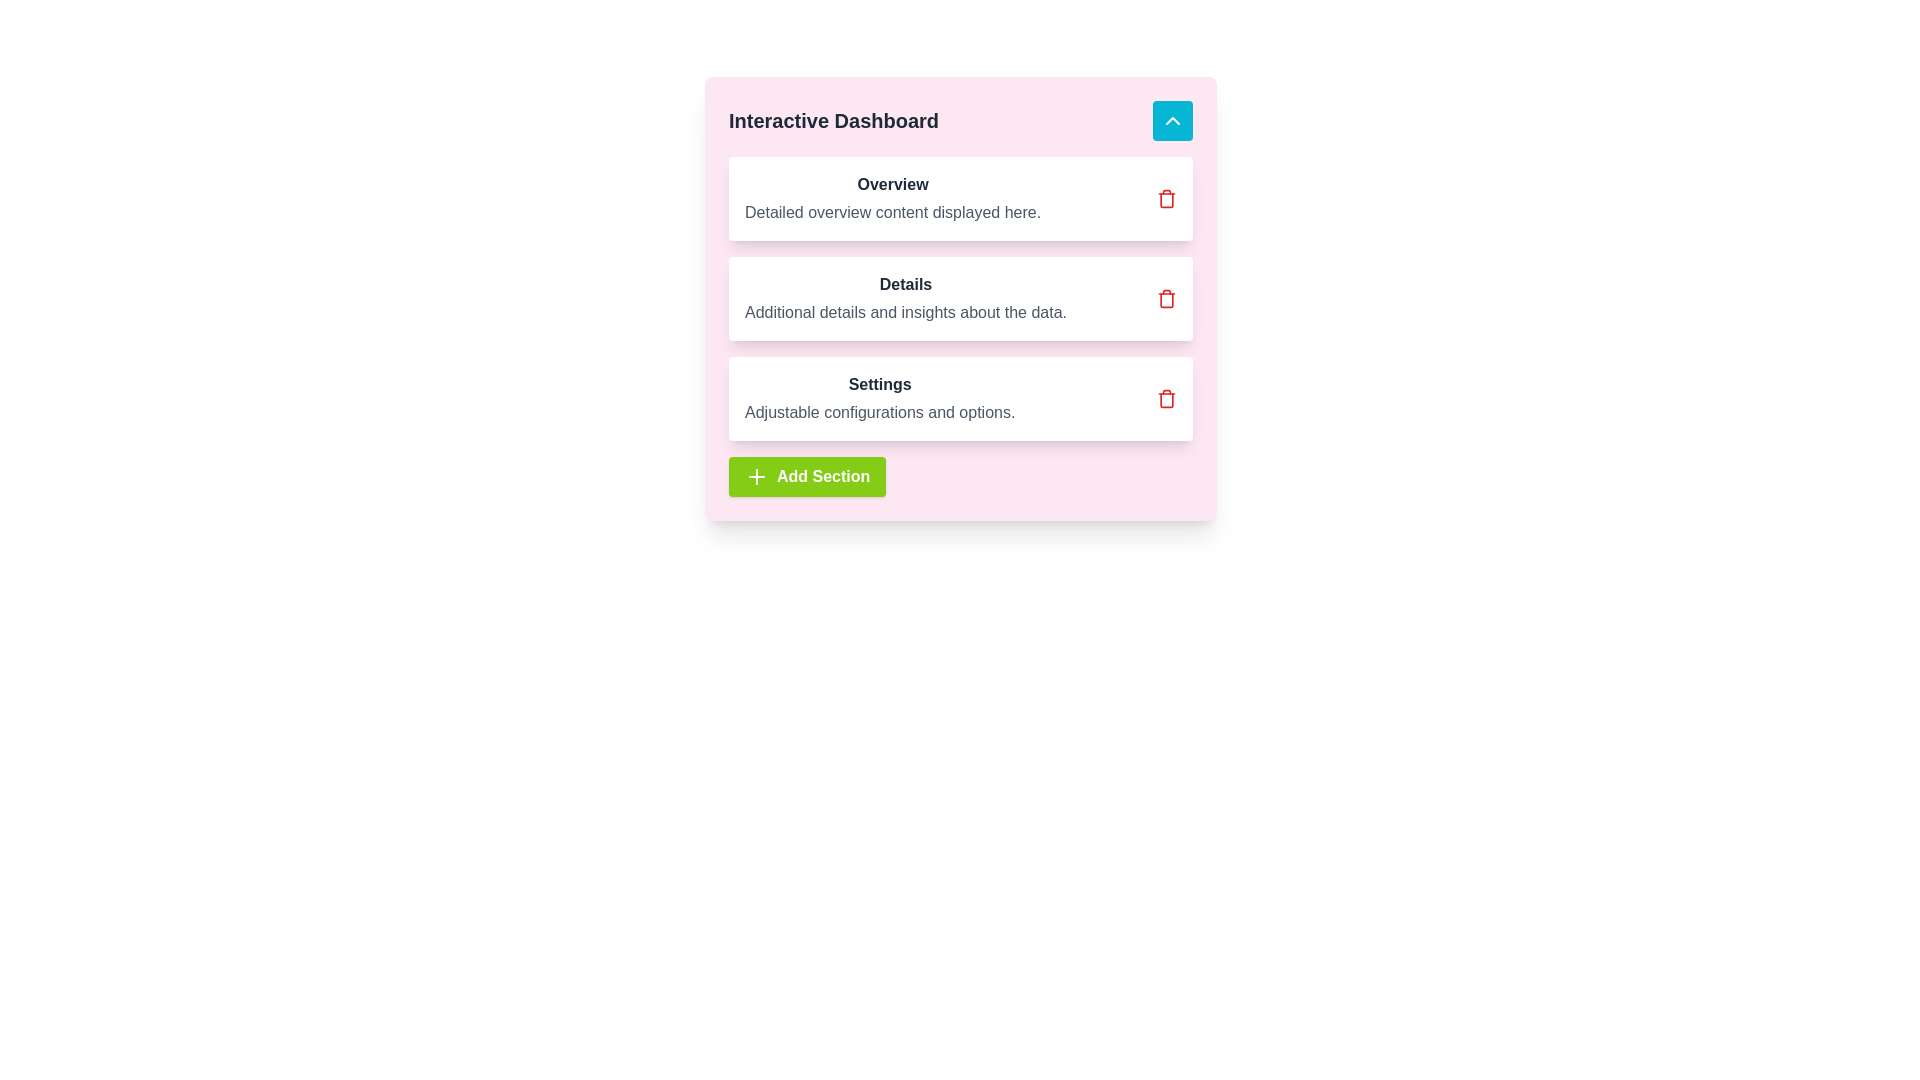 Image resolution: width=1920 pixels, height=1080 pixels. Describe the element at coordinates (960, 299) in the screenshot. I see `the interactive sub-elements within the 'Details' card, which has a white background and contains the title 'Details' and a description` at that location.